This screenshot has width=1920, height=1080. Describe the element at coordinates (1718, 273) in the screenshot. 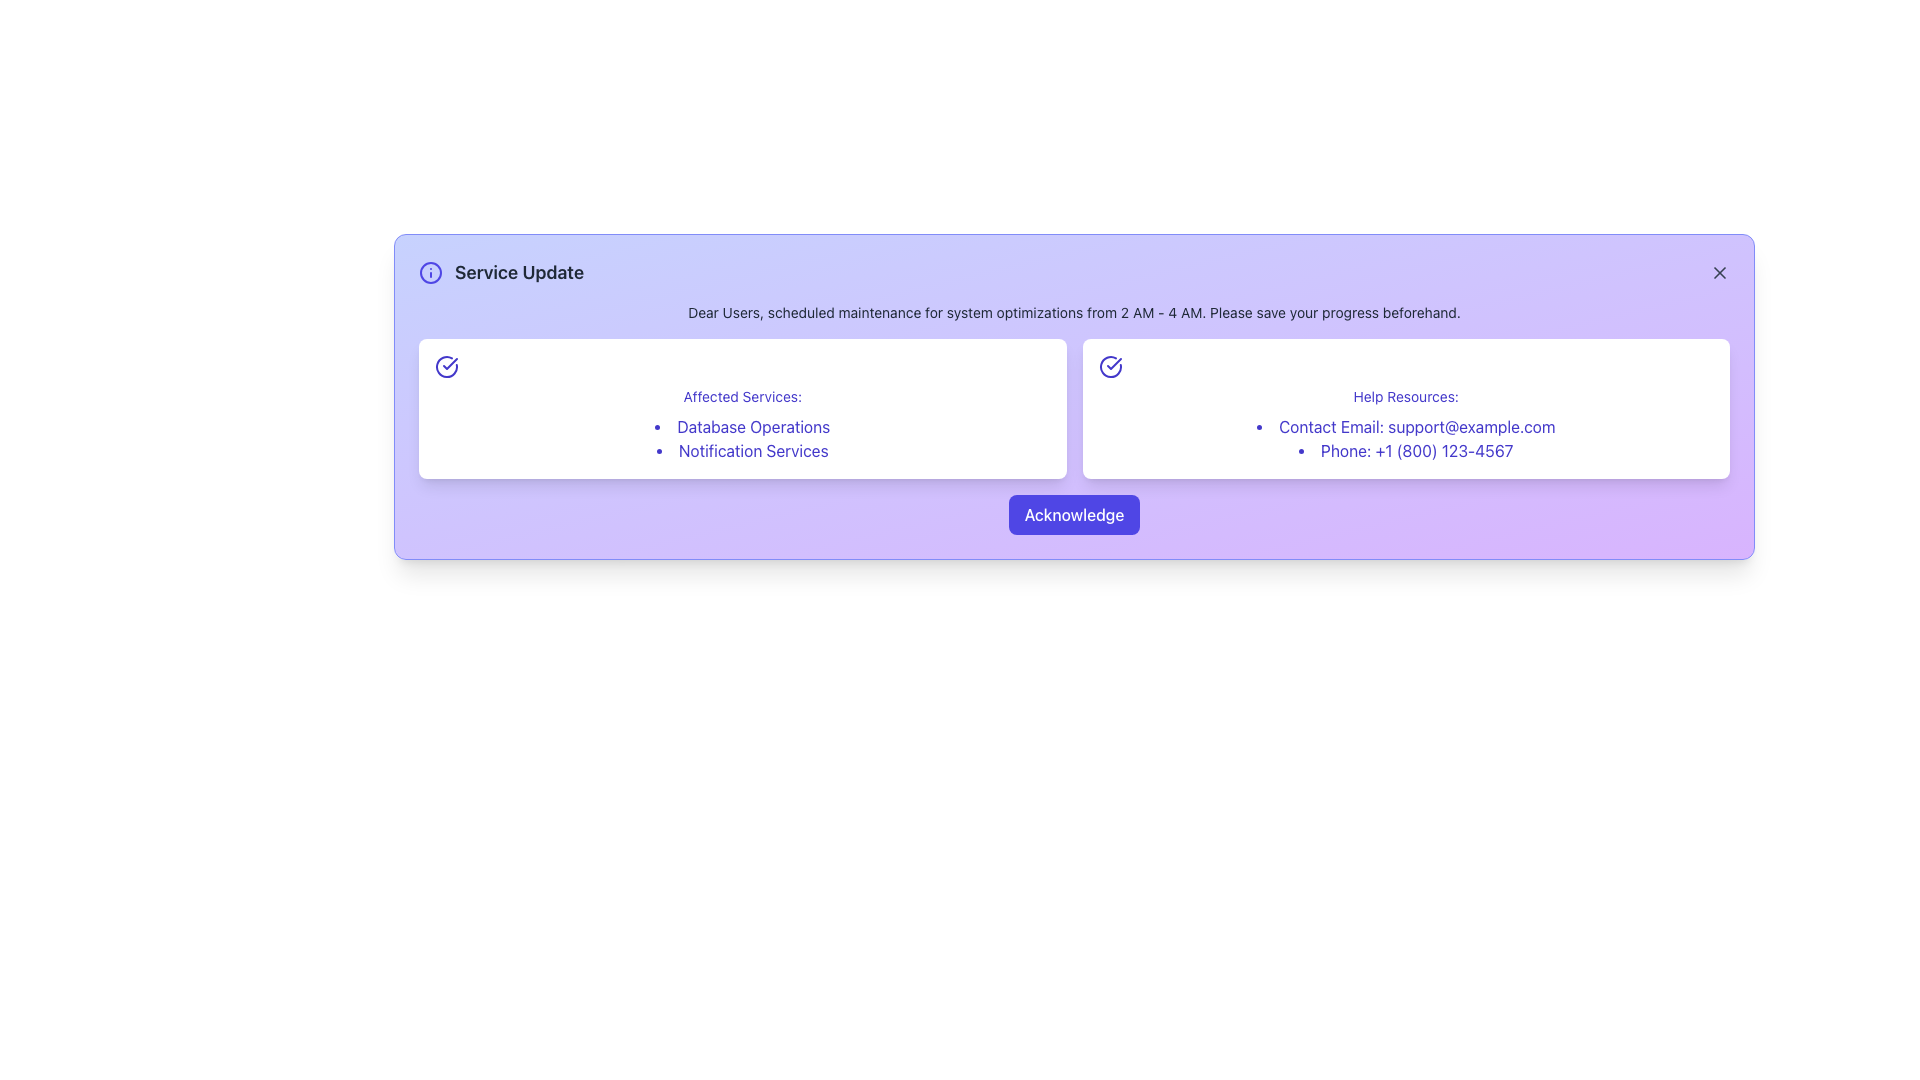

I see `the 'X' icon button in the top-right corner of the 'Service Update' alert box` at that location.